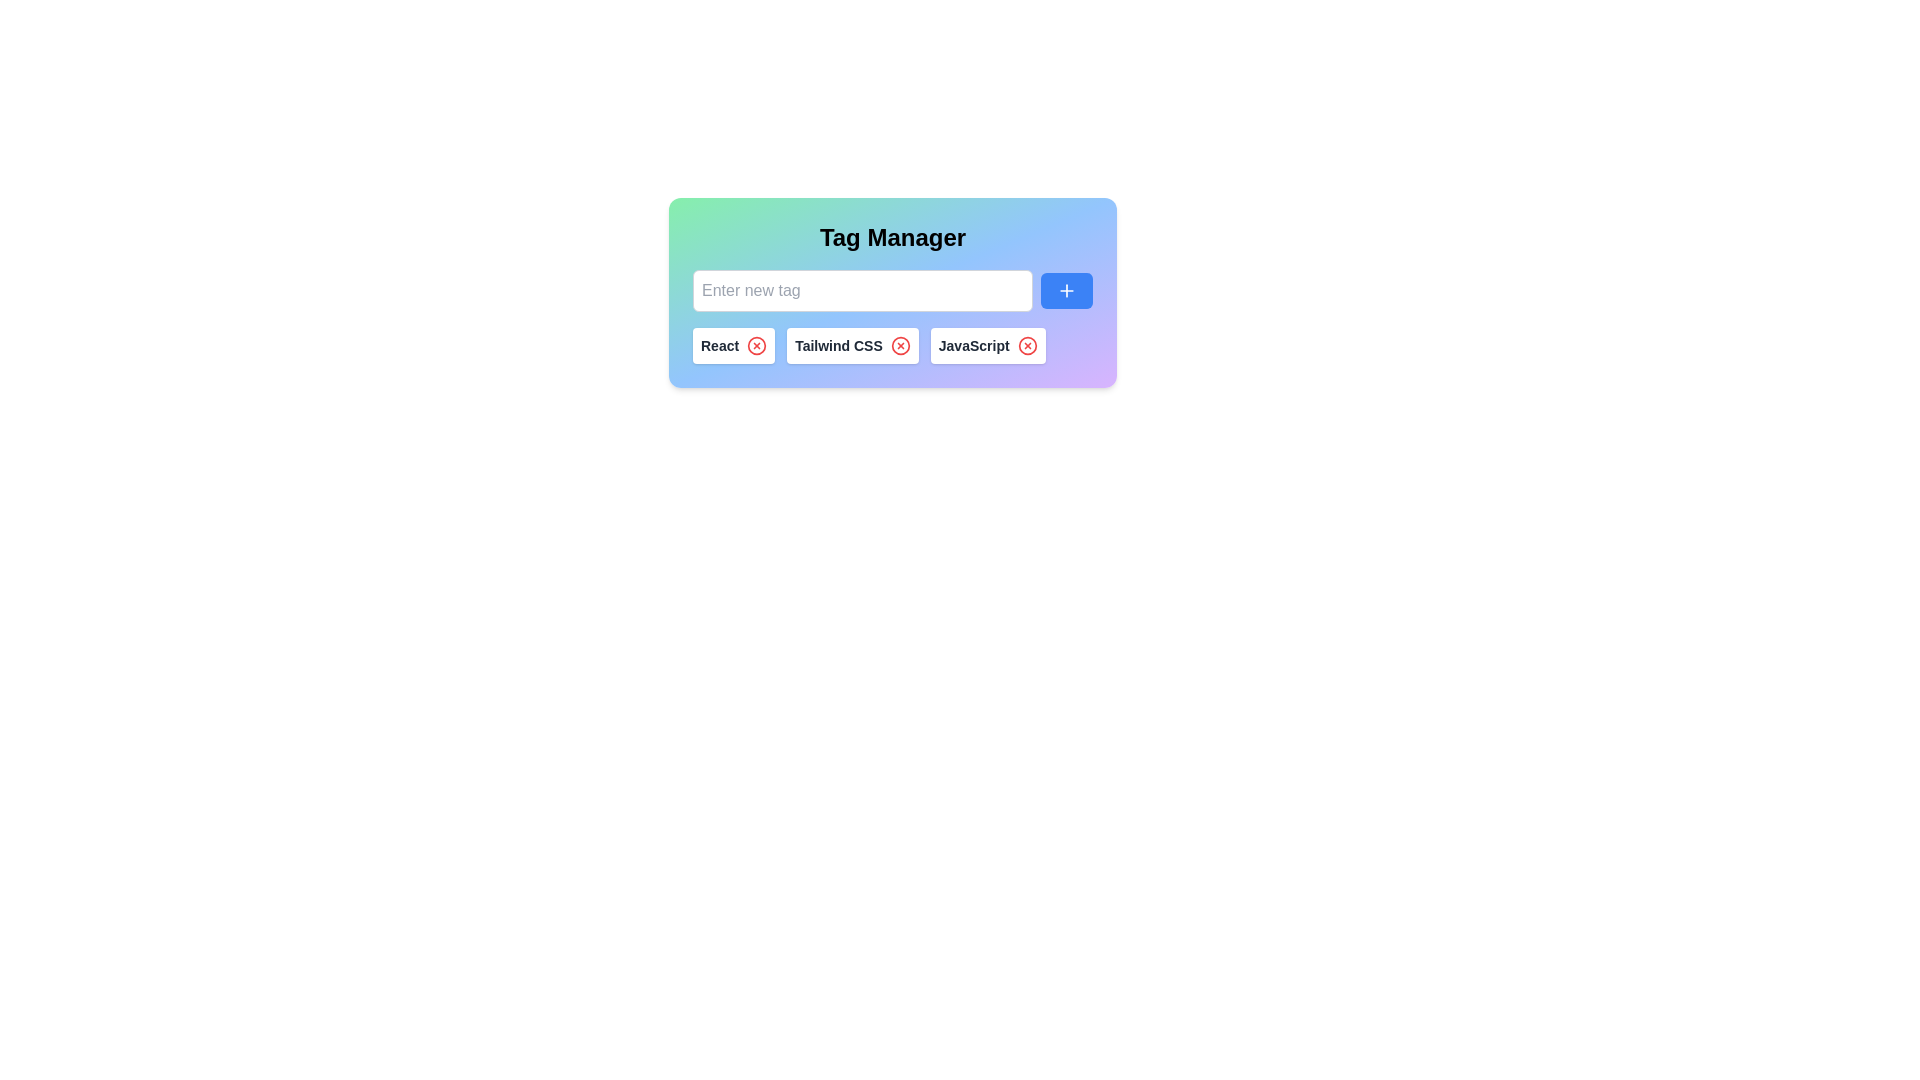 This screenshot has width=1920, height=1080. I want to click on the remove icon next to the tag labeled Tailwind CSS, so click(899, 345).